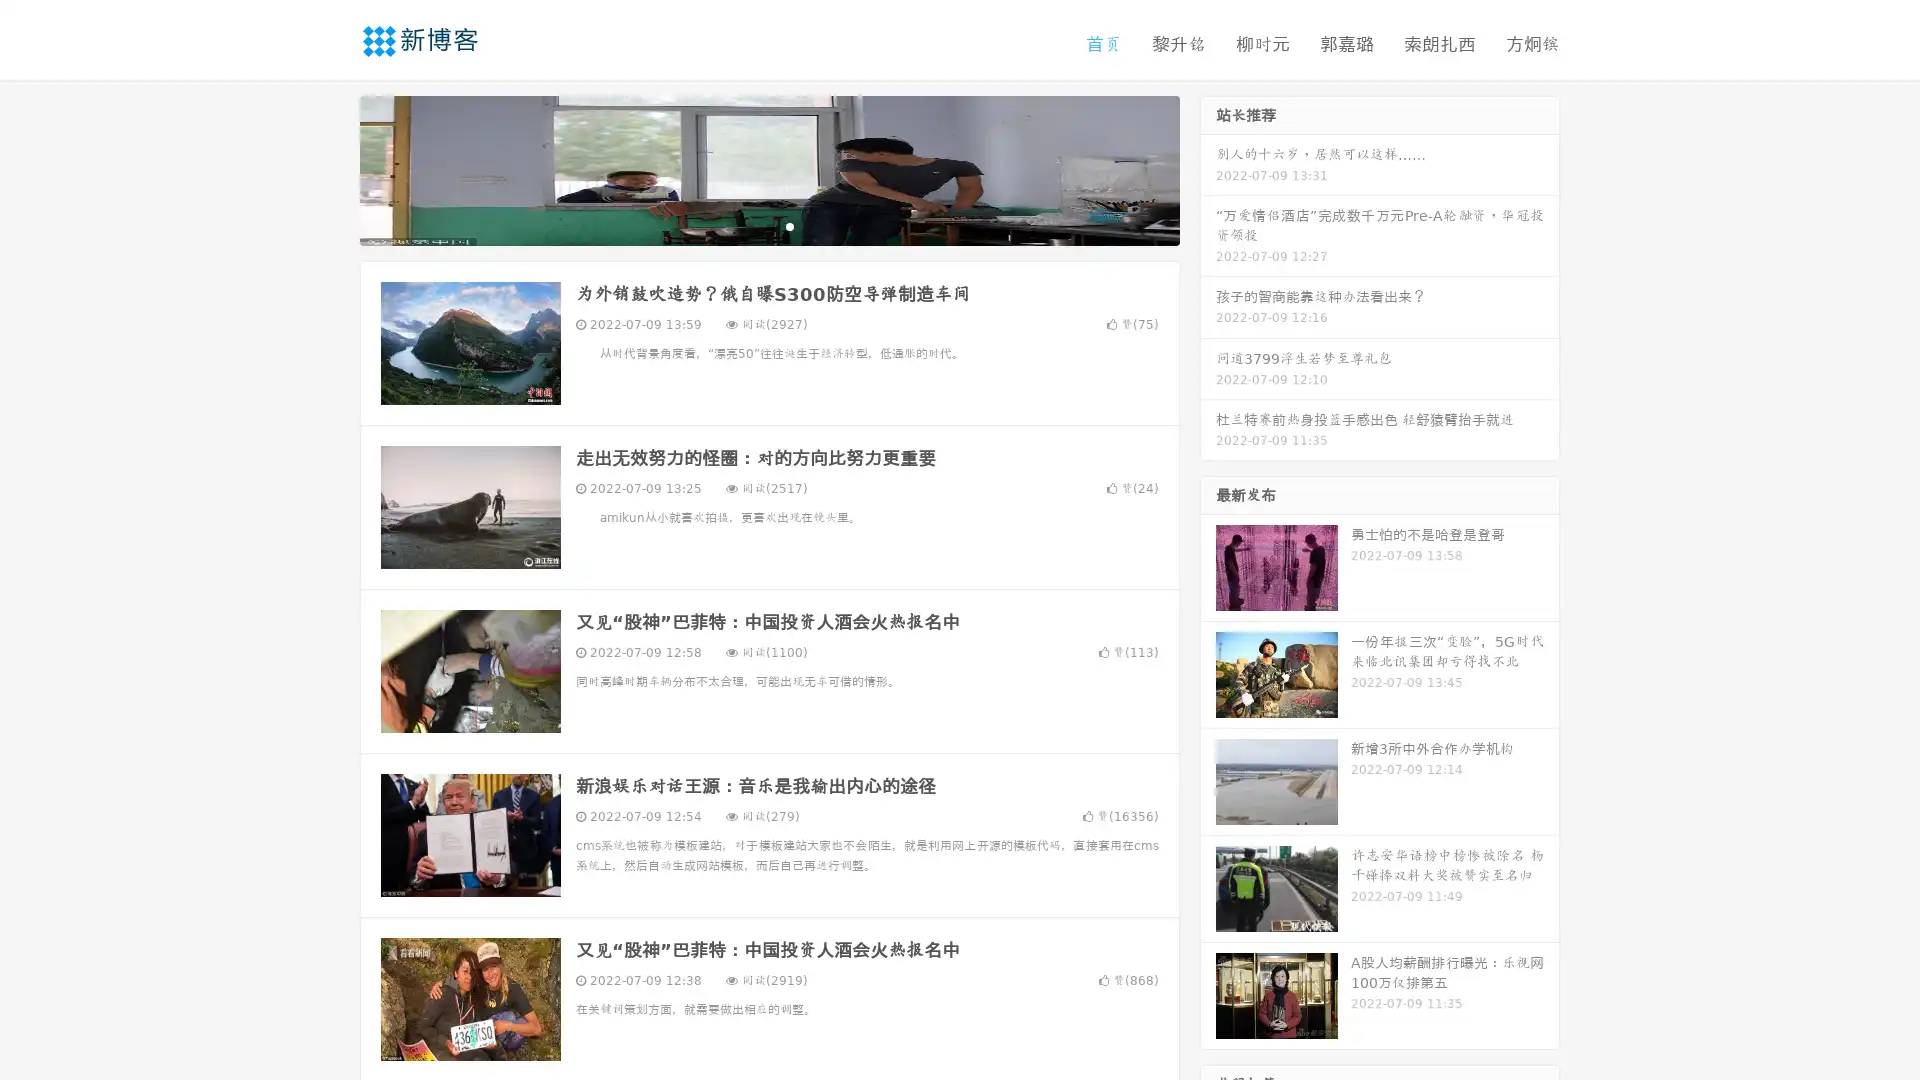 The image size is (1920, 1080). What do you see at coordinates (1208, 168) in the screenshot?
I see `Next slide` at bounding box center [1208, 168].